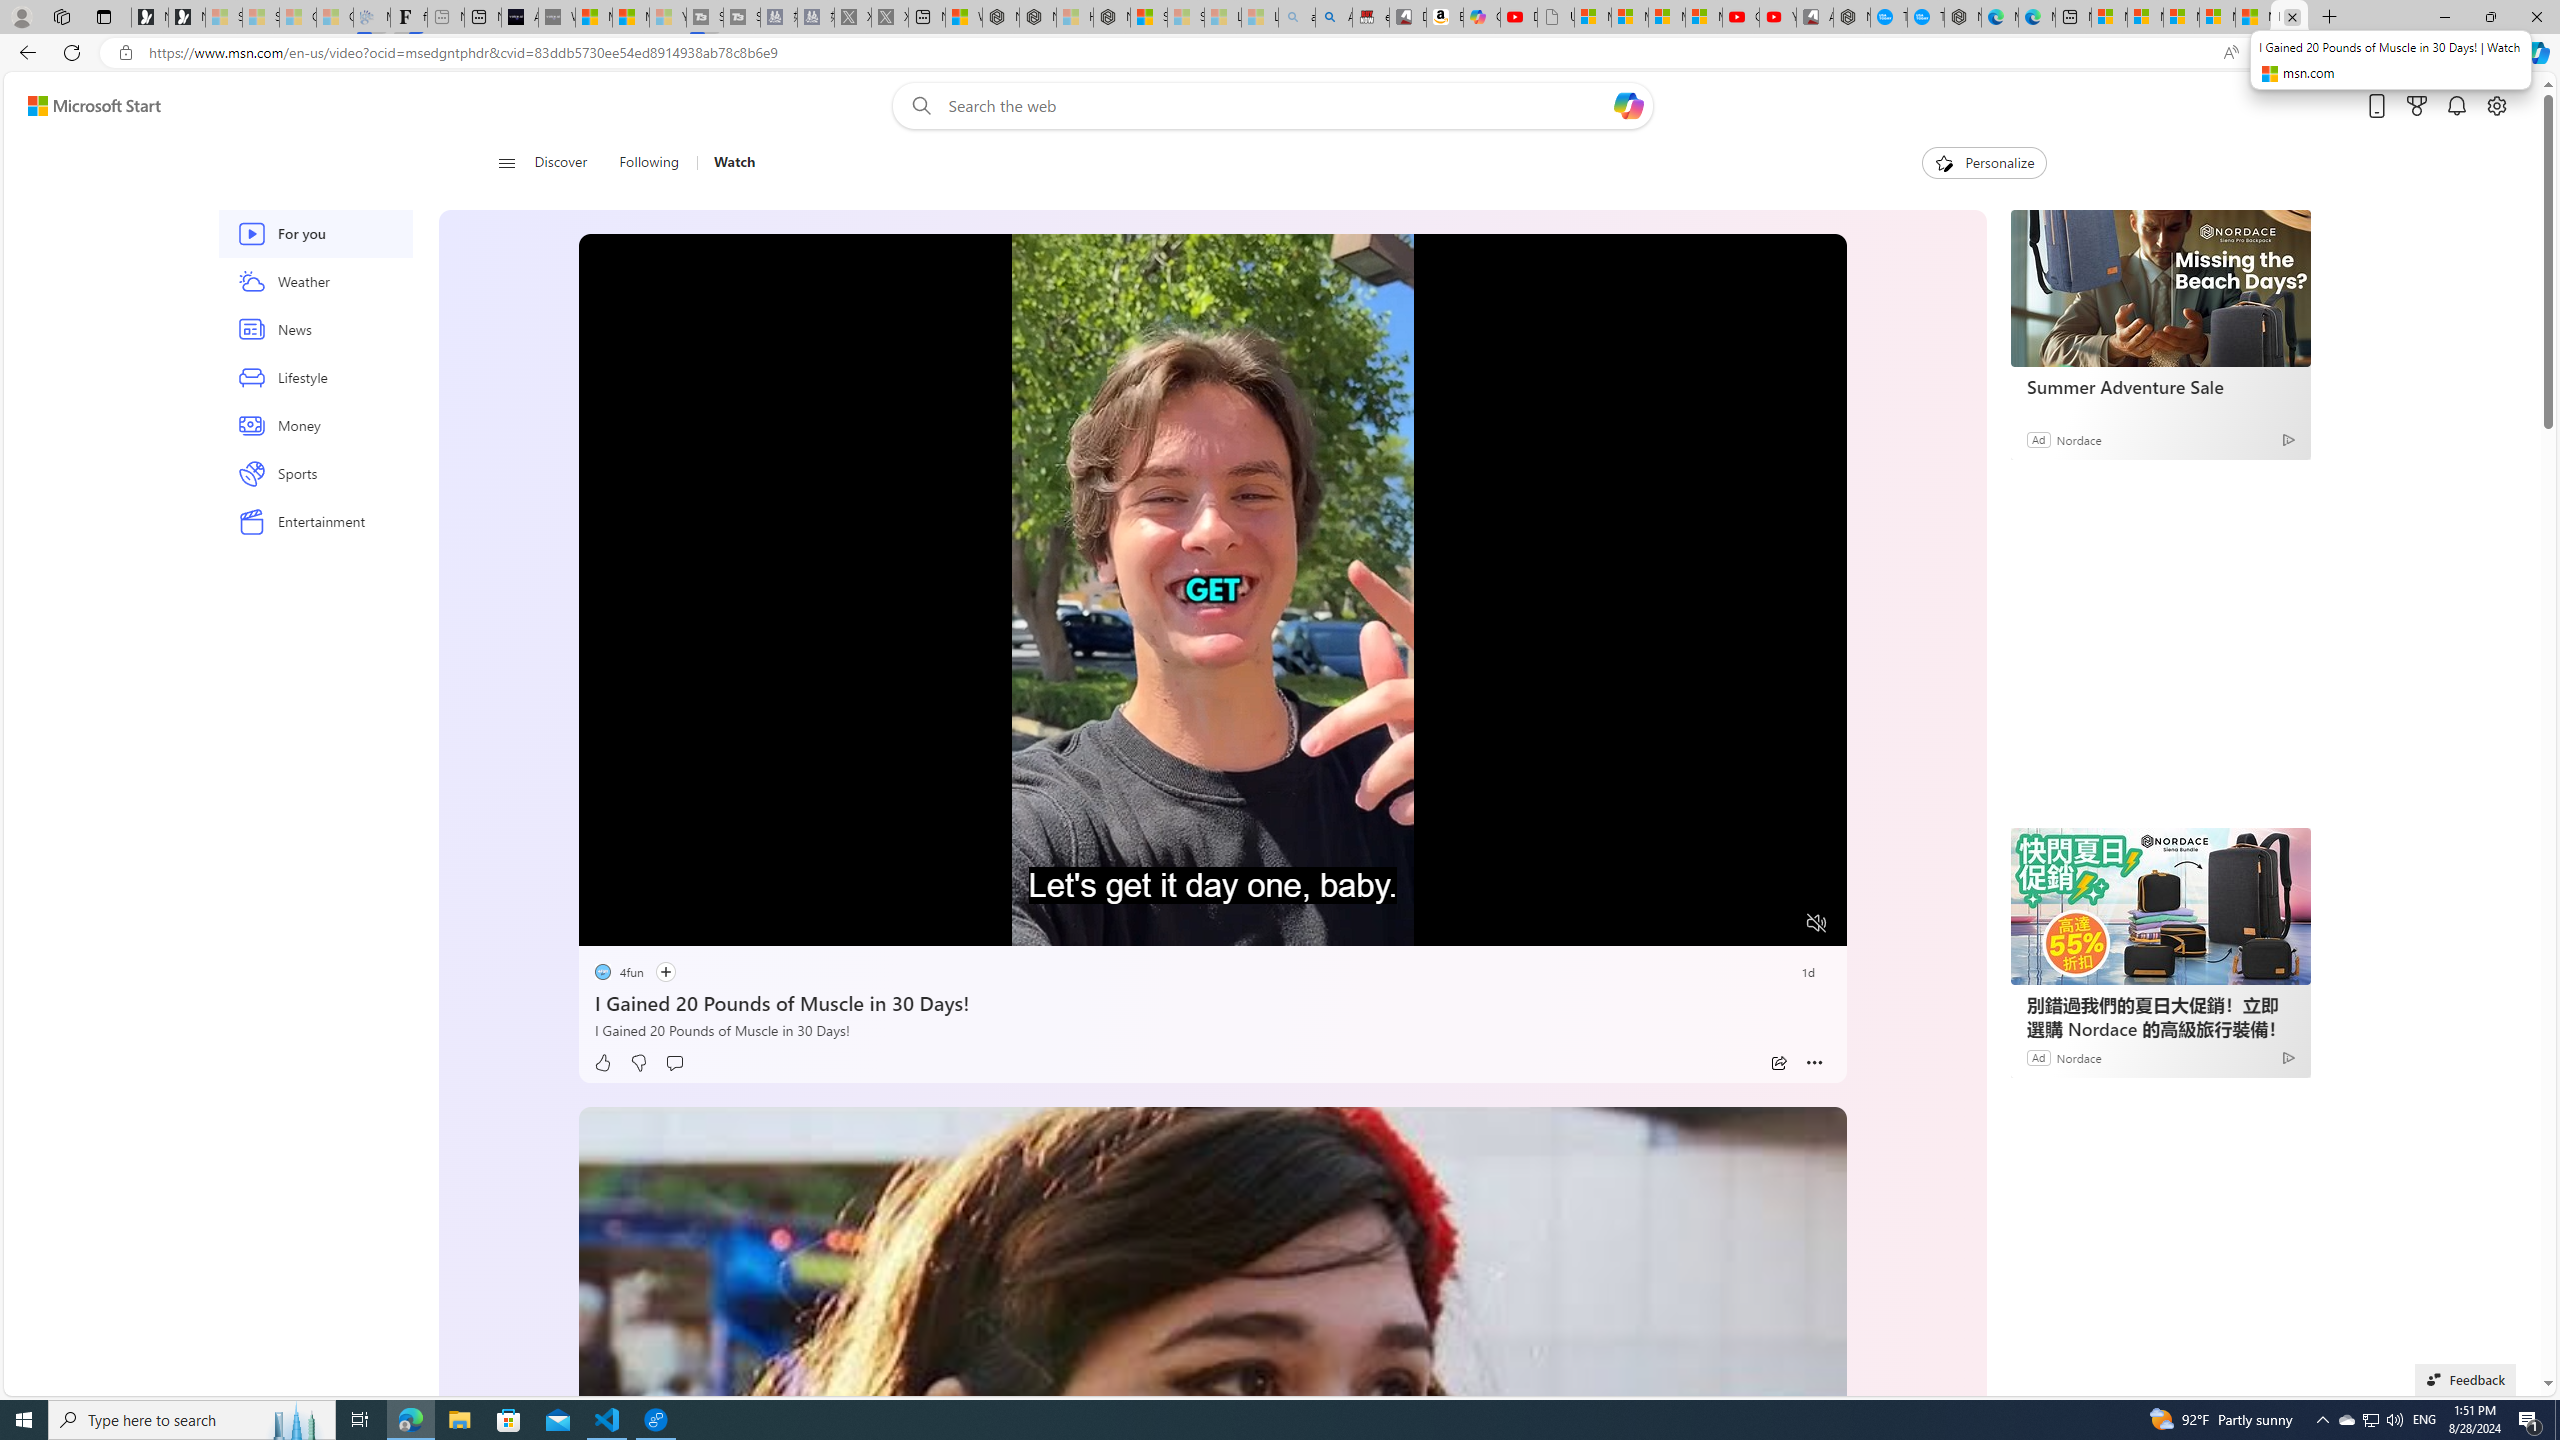 The height and width of the screenshot is (1440, 2560). I want to click on 'Open Copilot', so click(1628, 104).